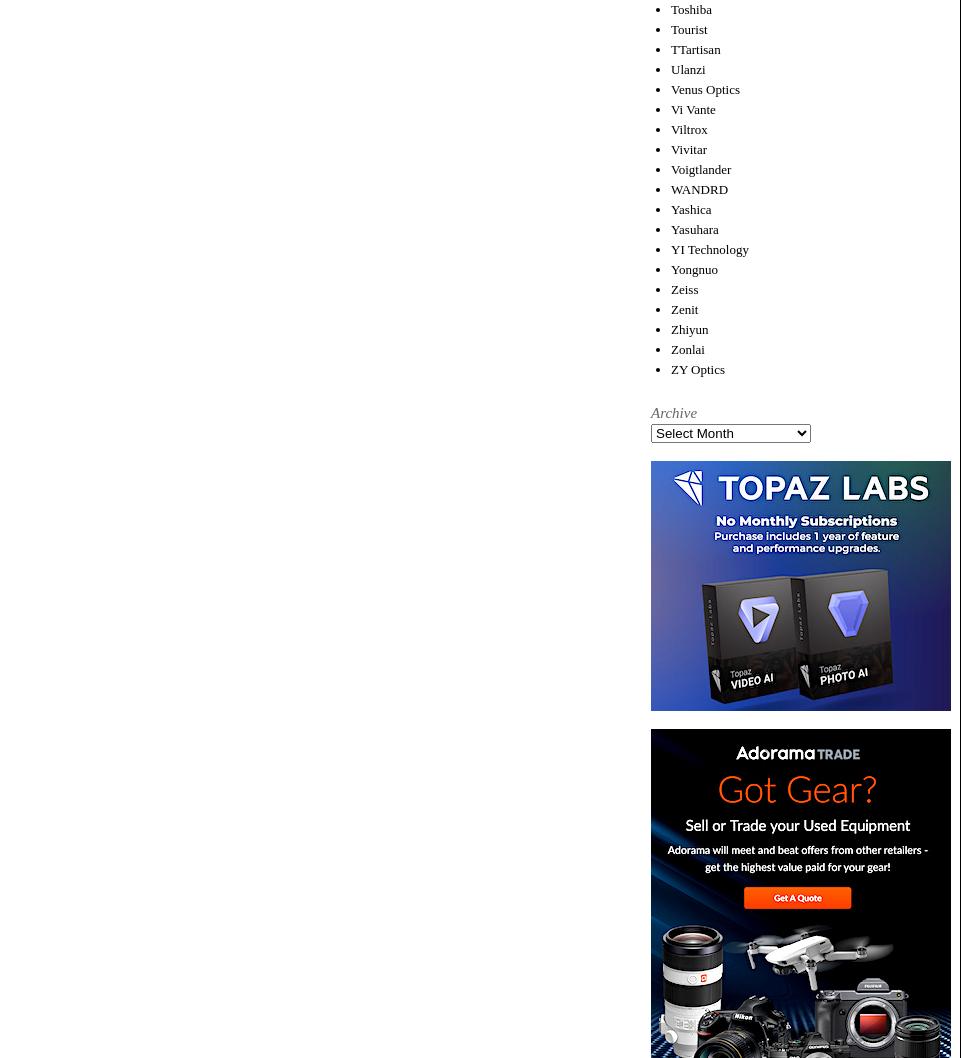  What do you see at coordinates (697, 368) in the screenshot?
I see `'ZY Optics'` at bounding box center [697, 368].